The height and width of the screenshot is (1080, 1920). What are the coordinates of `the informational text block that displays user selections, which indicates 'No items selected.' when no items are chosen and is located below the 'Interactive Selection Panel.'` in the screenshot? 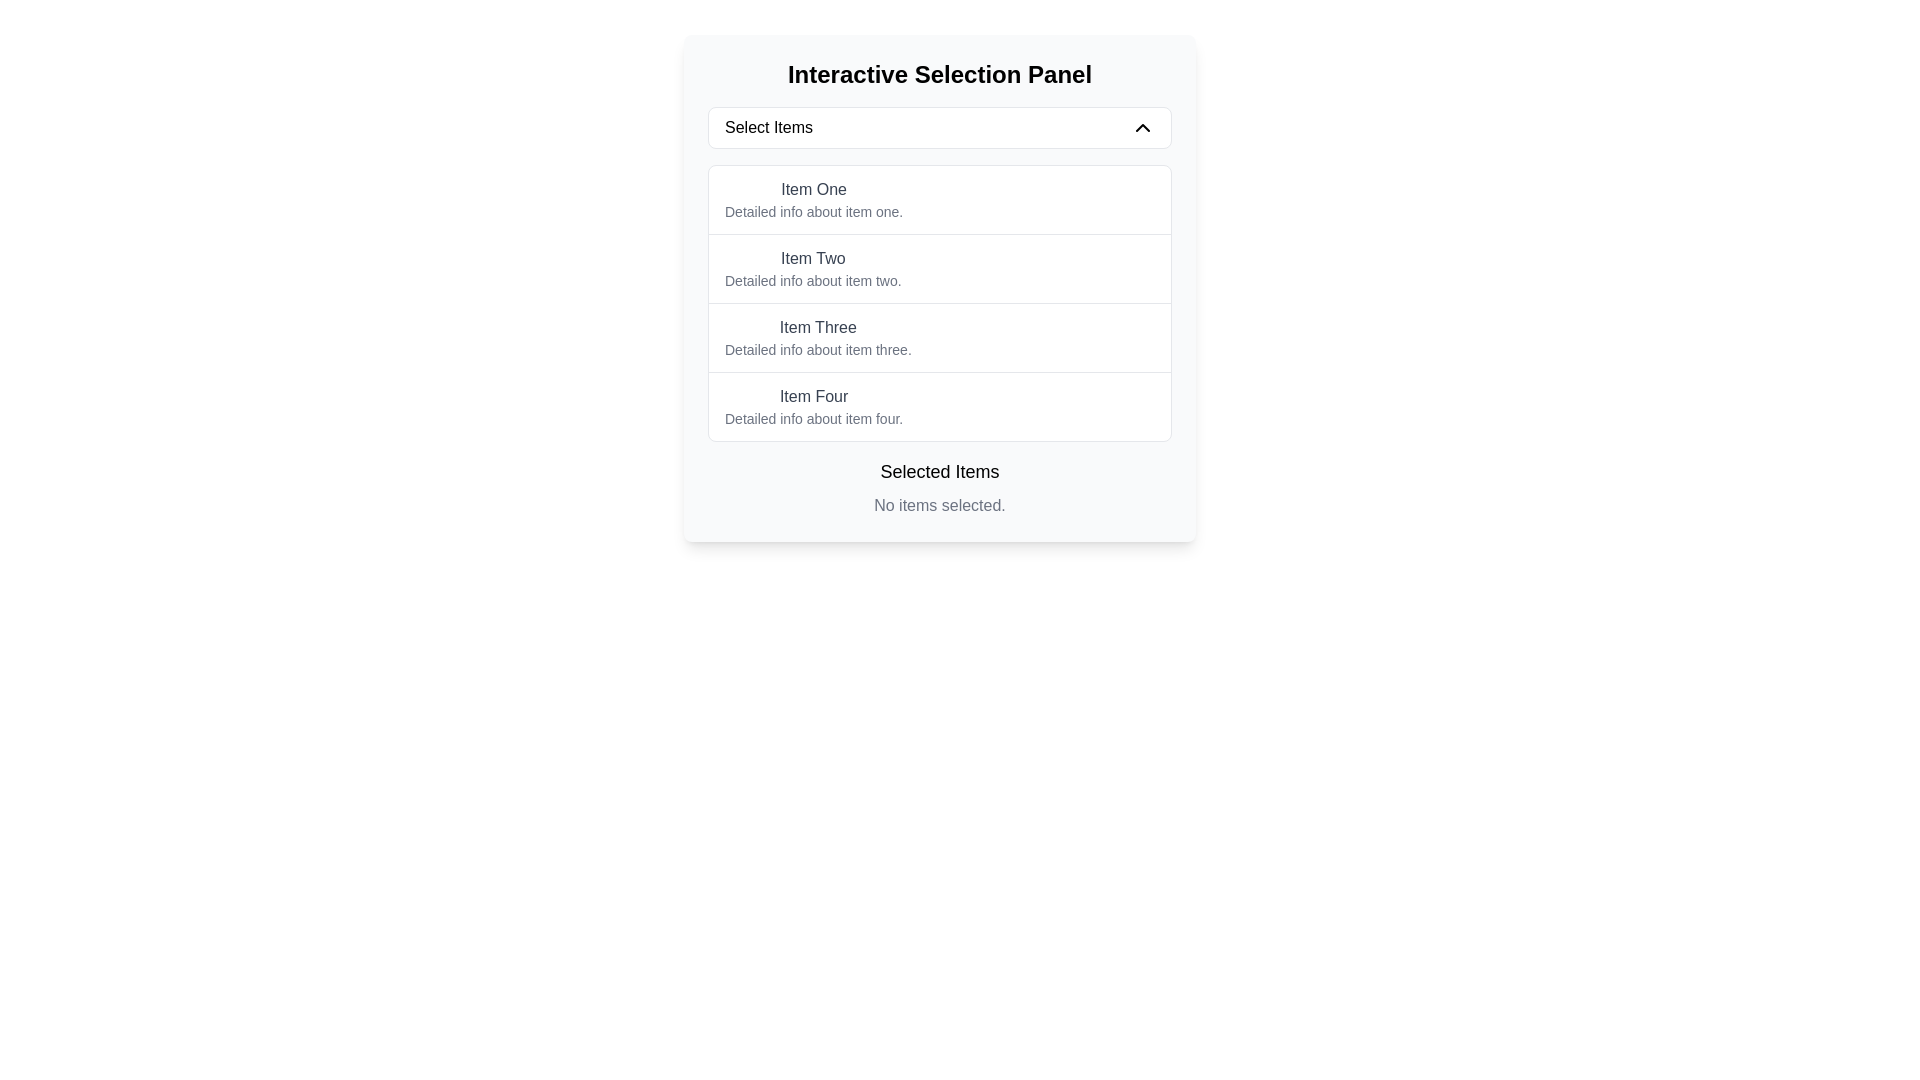 It's located at (939, 488).